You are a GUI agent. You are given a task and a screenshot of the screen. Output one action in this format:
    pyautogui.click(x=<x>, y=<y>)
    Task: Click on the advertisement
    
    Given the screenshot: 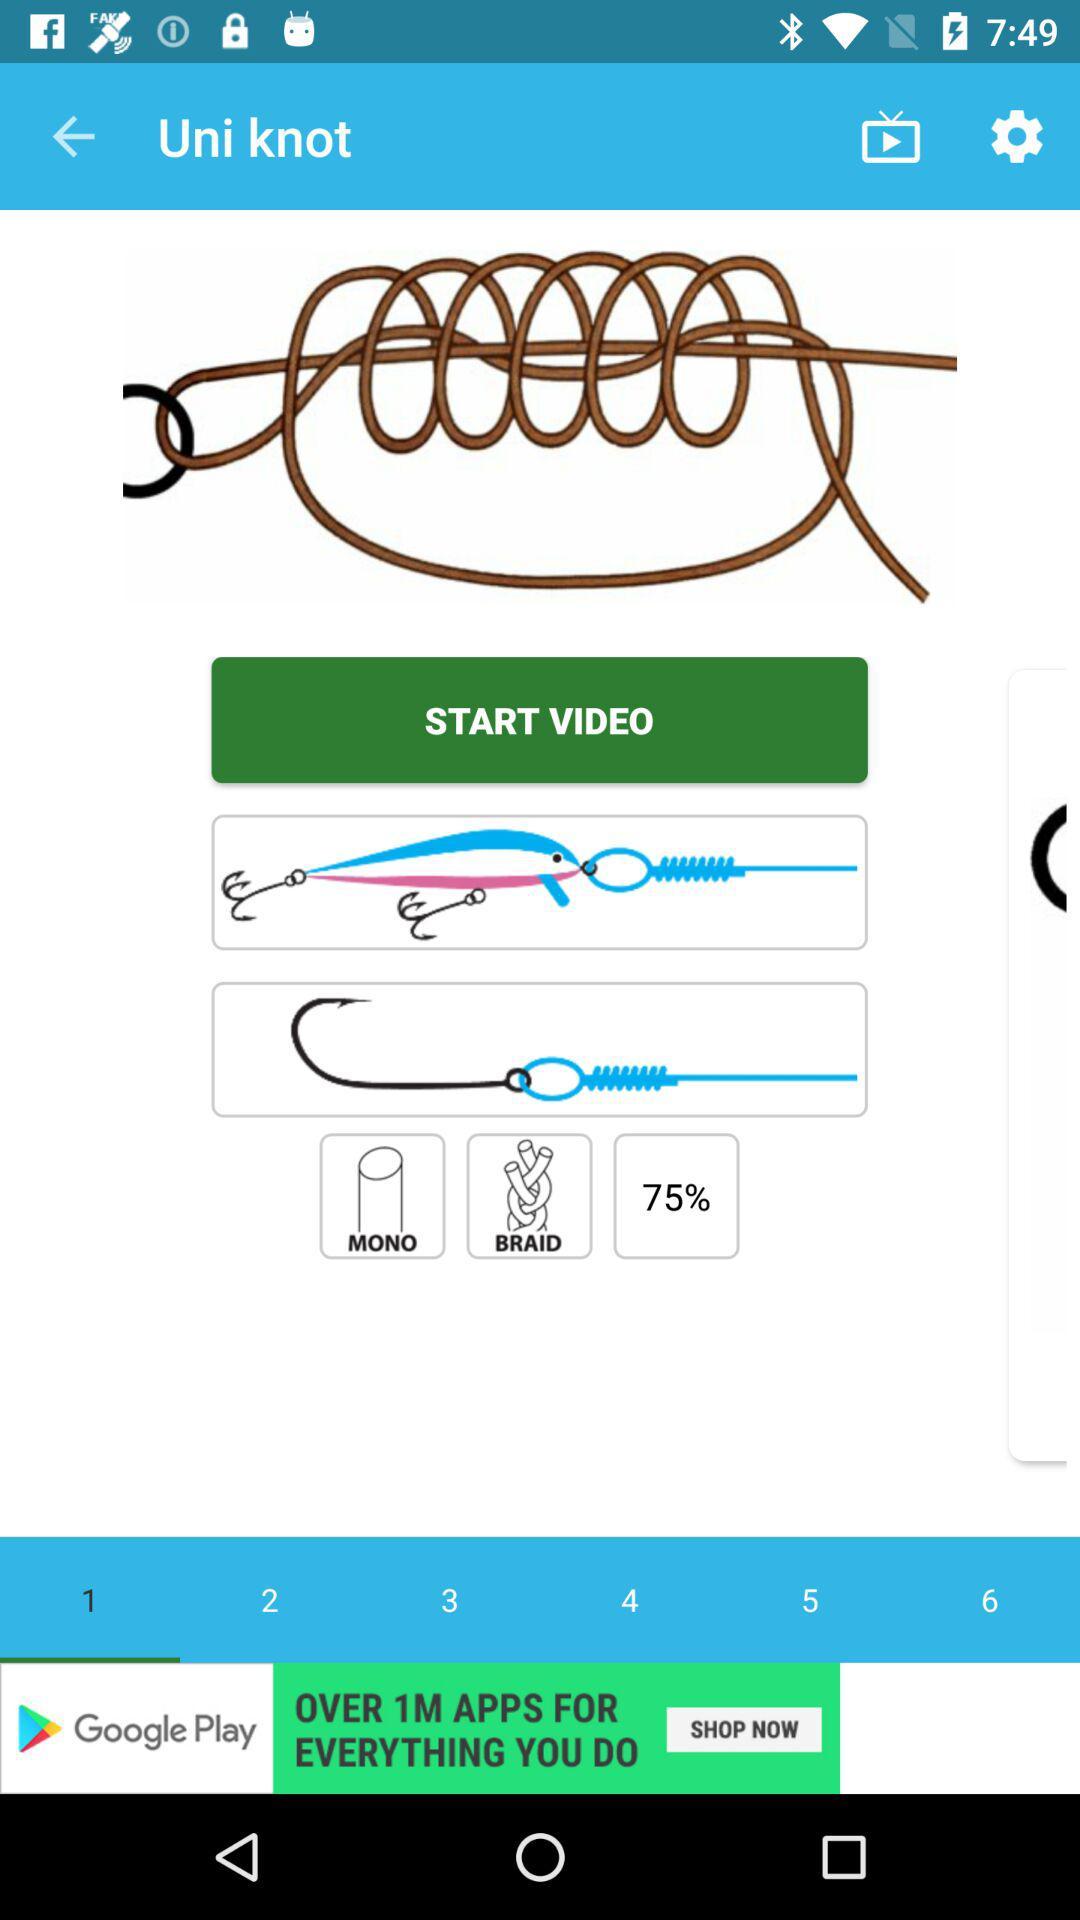 What is the action you would take?
    pyautogui.click(x=540, y=1727)
    